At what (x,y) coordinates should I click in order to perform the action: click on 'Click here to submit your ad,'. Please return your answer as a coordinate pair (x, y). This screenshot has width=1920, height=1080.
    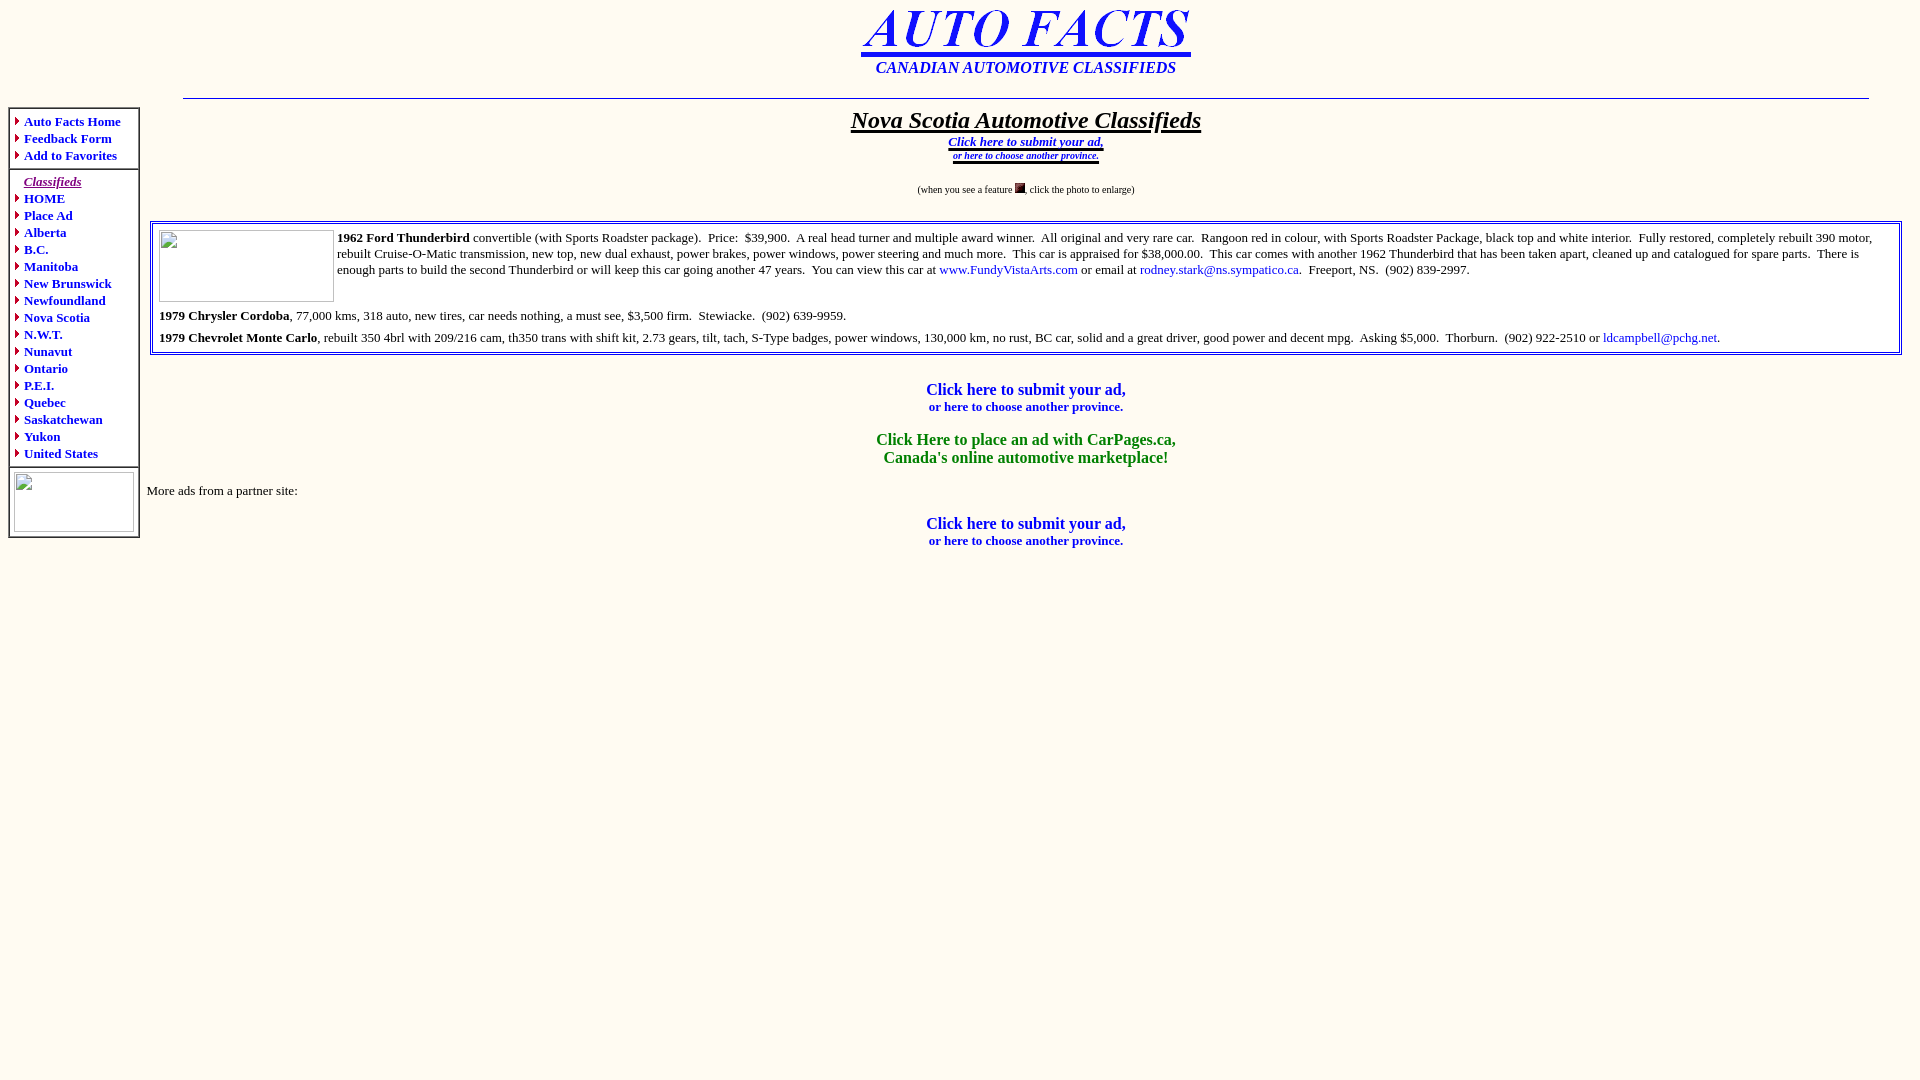
    Looking at the image, I should click on (925, 523).